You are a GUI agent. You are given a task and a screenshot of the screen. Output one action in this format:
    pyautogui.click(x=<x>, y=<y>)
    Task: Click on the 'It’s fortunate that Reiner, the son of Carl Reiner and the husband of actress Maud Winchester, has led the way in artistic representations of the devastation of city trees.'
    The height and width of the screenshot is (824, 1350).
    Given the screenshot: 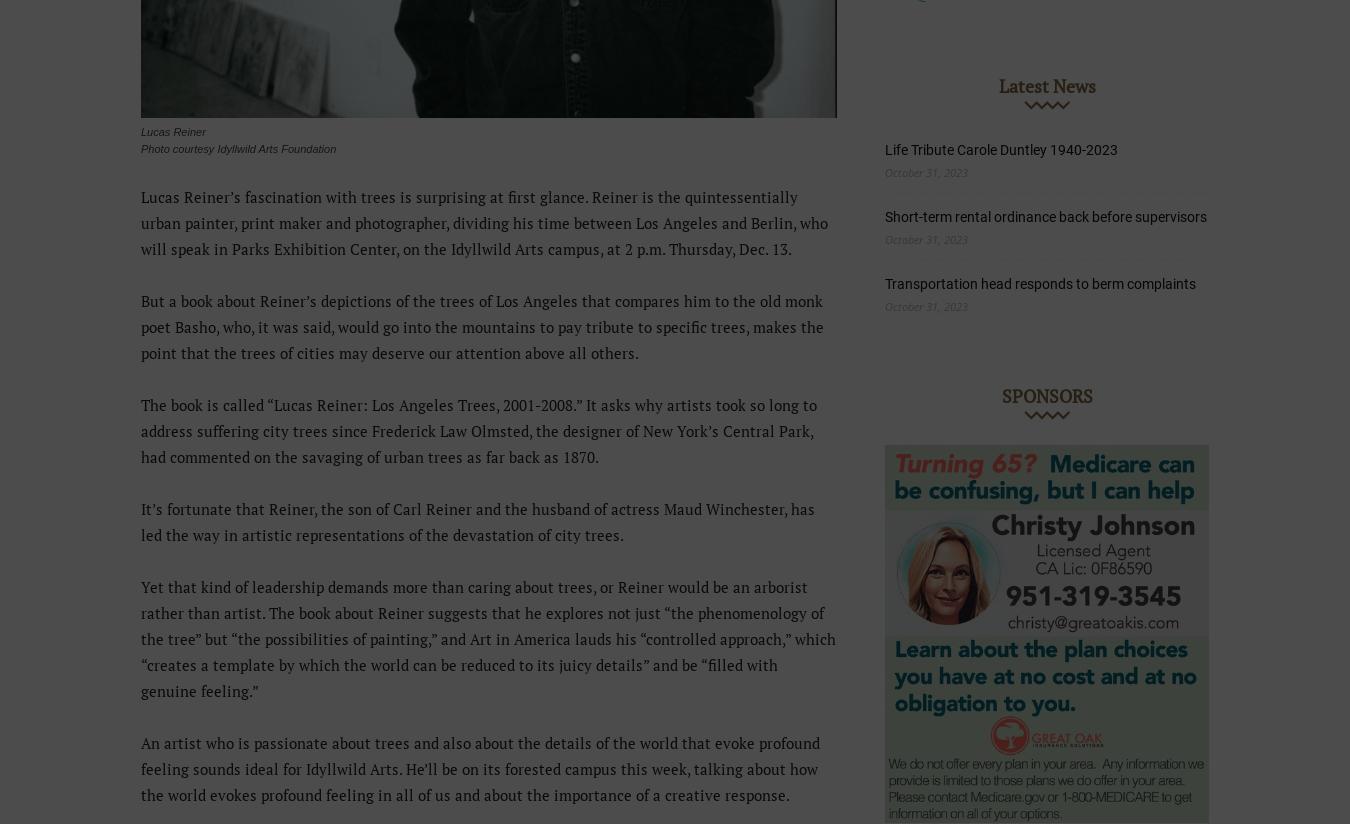 What is the action you would take?
    pyautogui.click(x=140, y=522)
    